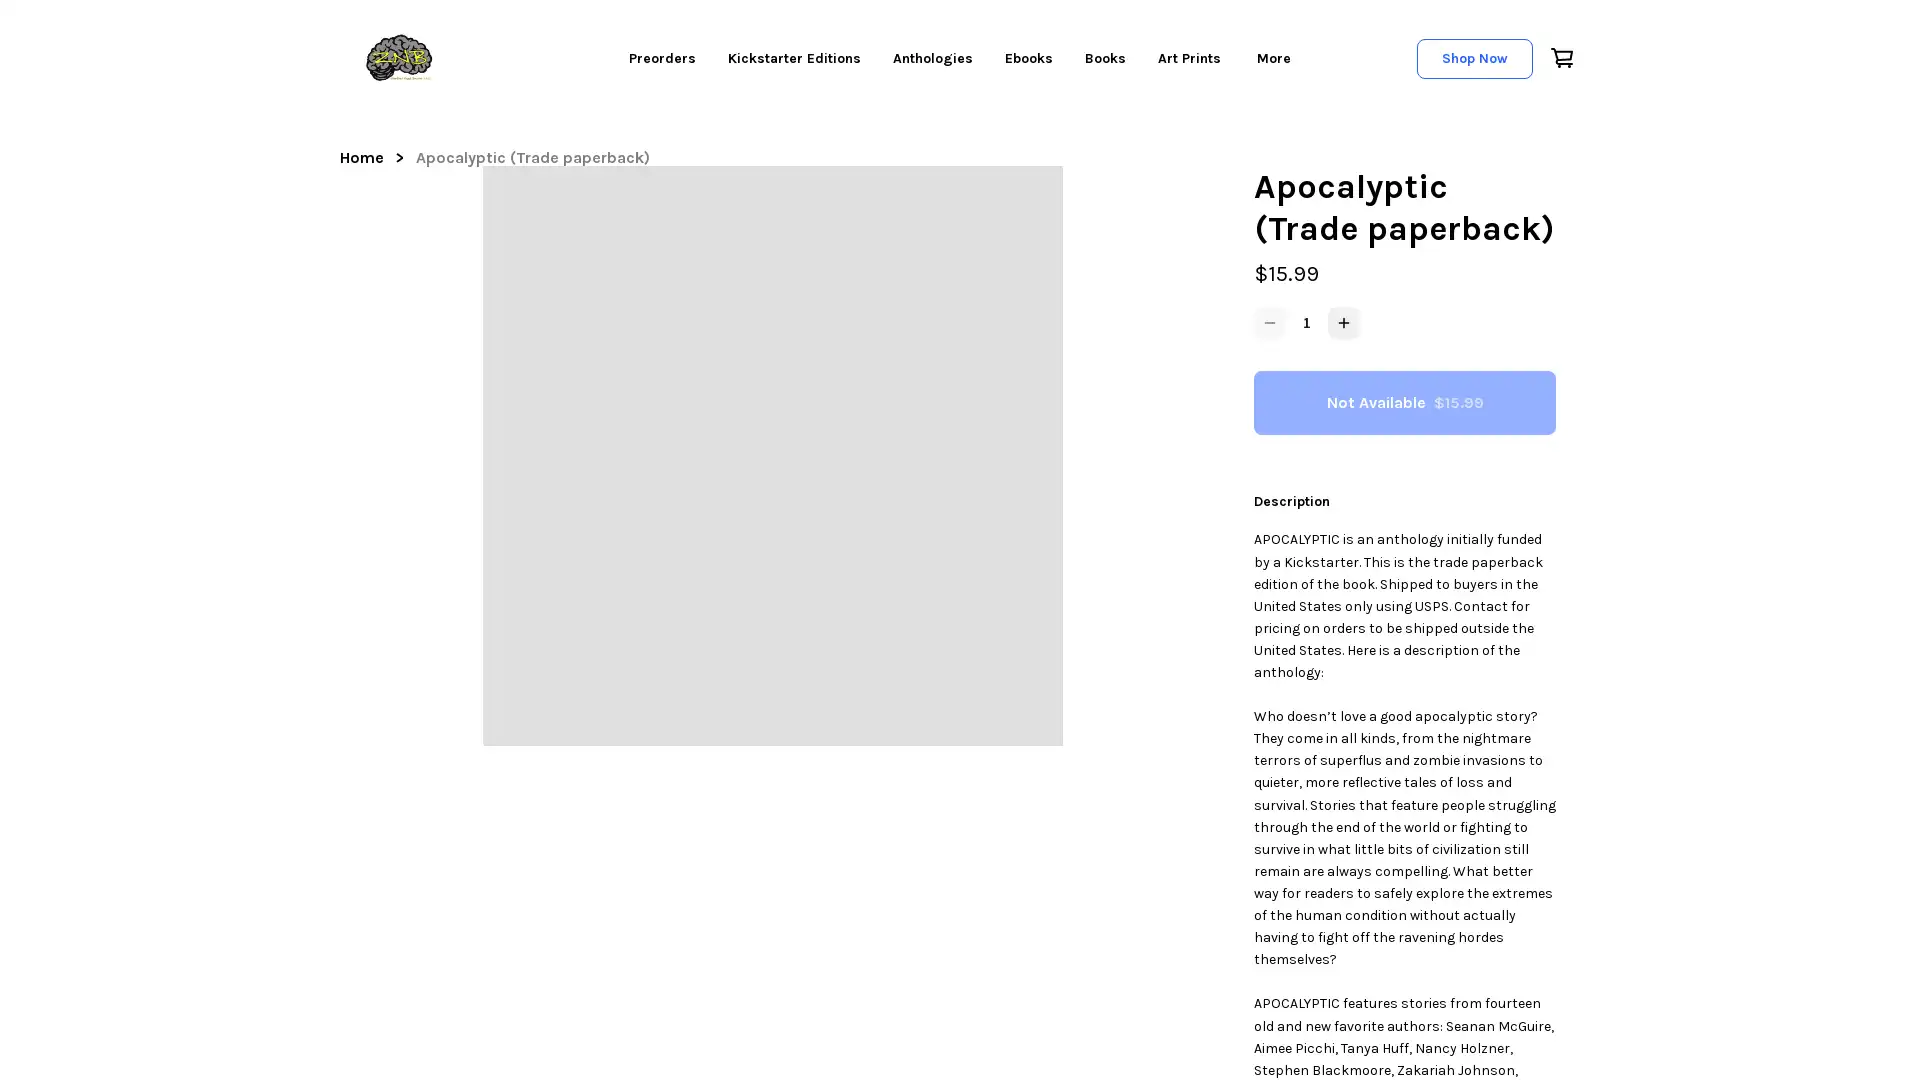  I want to click on Not Available $15.99, so click(1404, 402).